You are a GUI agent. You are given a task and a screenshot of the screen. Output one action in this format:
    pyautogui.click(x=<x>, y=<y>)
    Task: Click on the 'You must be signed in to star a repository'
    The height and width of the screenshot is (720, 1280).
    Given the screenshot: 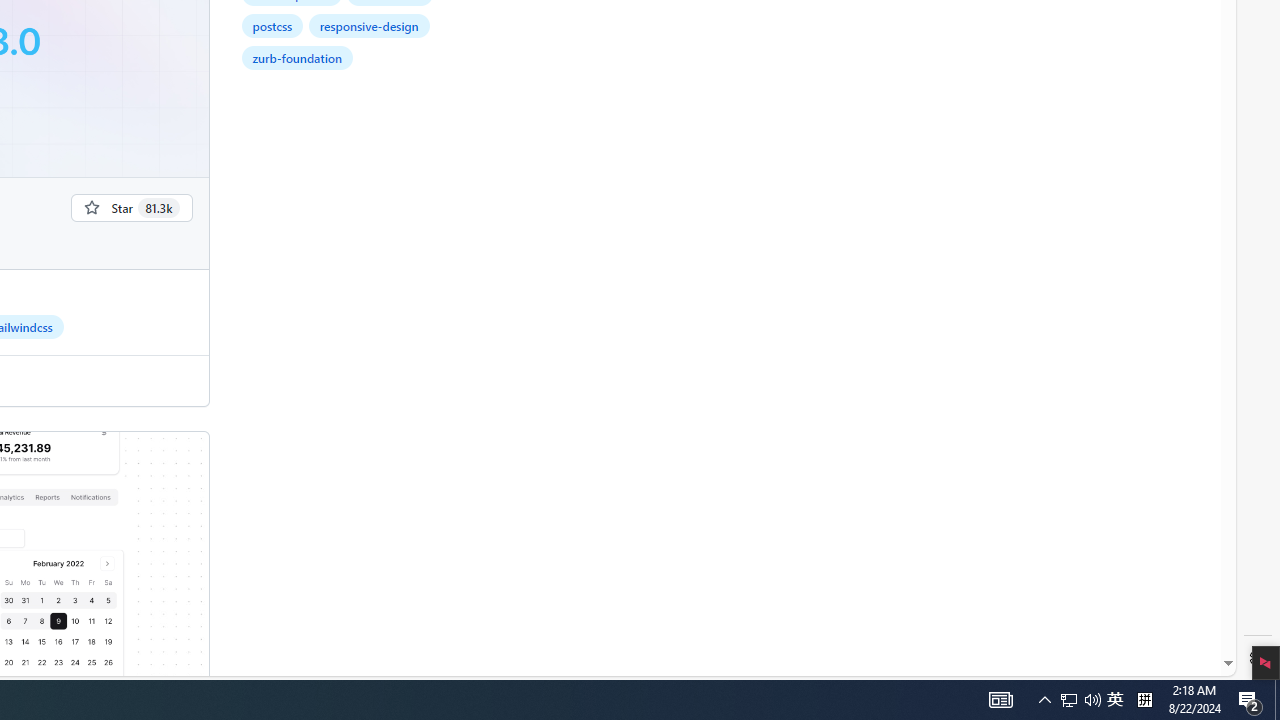 What is the action you would take?
    pyautogui.click(x=130, y=207)
    